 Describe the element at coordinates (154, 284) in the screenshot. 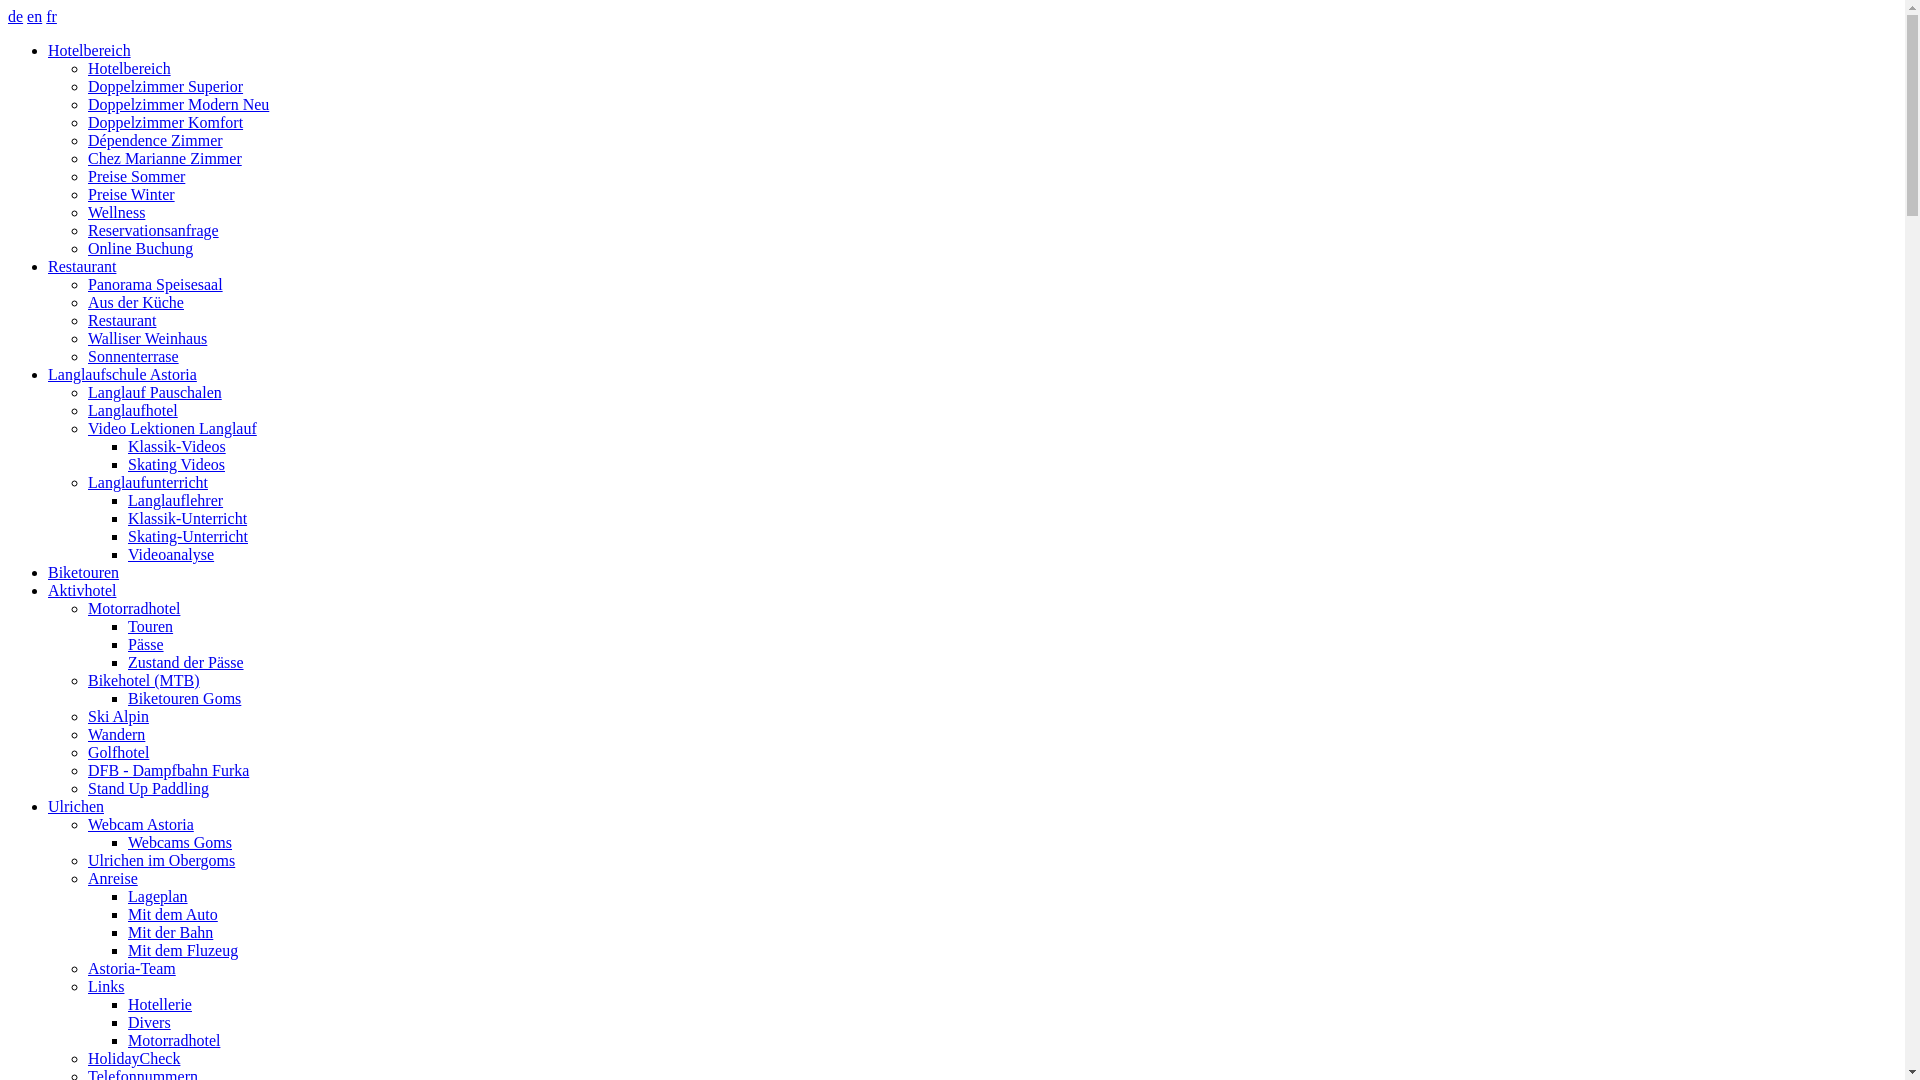

I see `'Panorama Speisesaal'` at that location.